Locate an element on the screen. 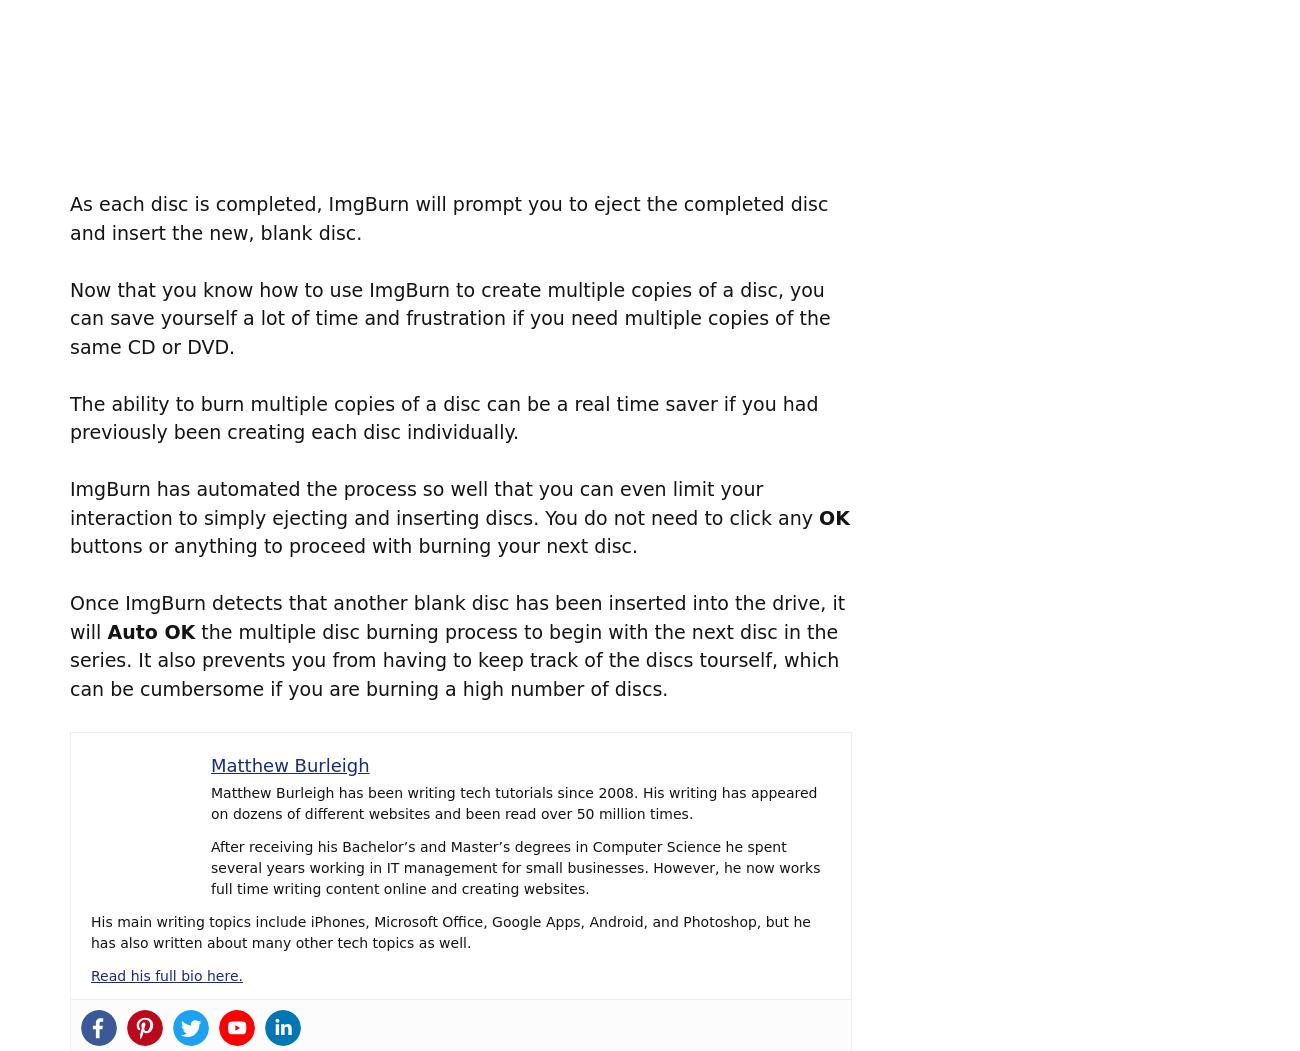 The width and height of the screenshot is (1300, 1051). 'OK' is located at coordinates (833, 516).